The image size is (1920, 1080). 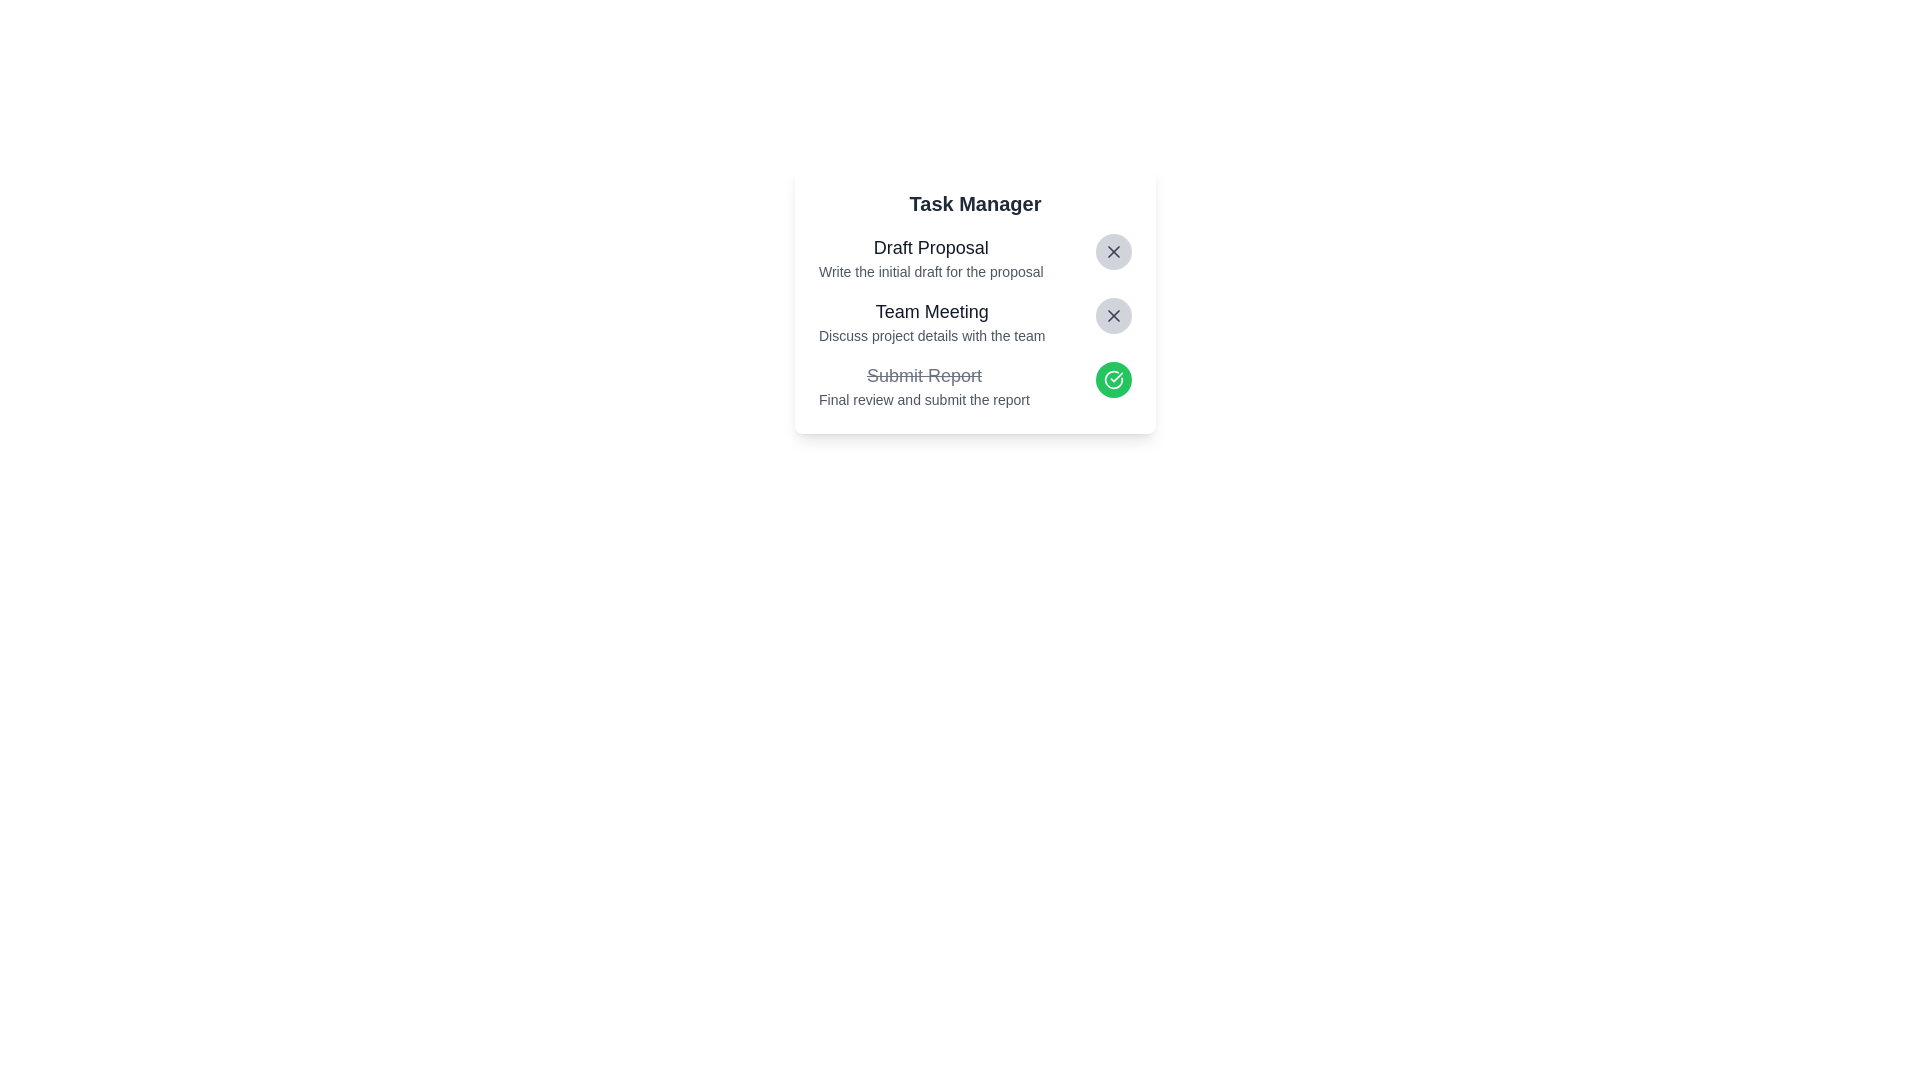 I want to click on the 'Team Meeting' task, so click(x=975, y=320).